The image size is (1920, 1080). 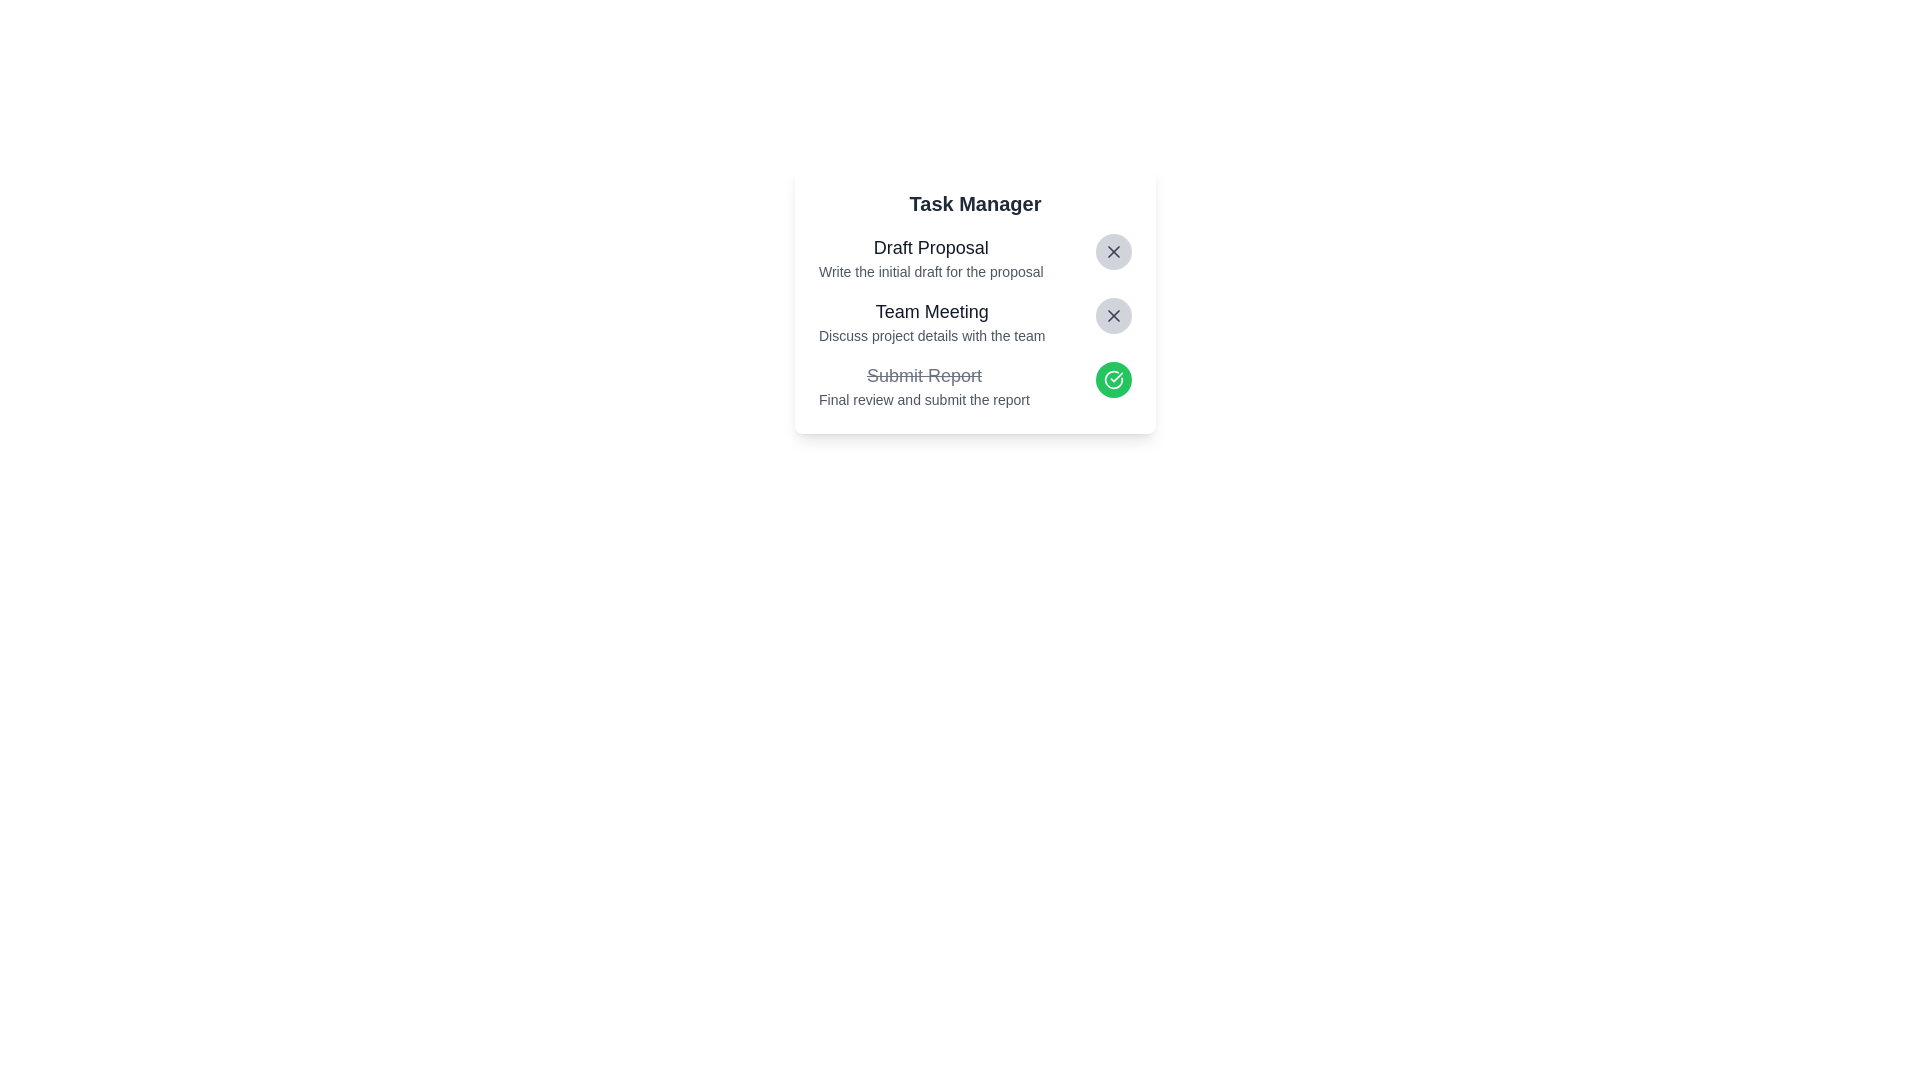 I want to click on the 'Team Meeting' task, so click(x=975, y=320).